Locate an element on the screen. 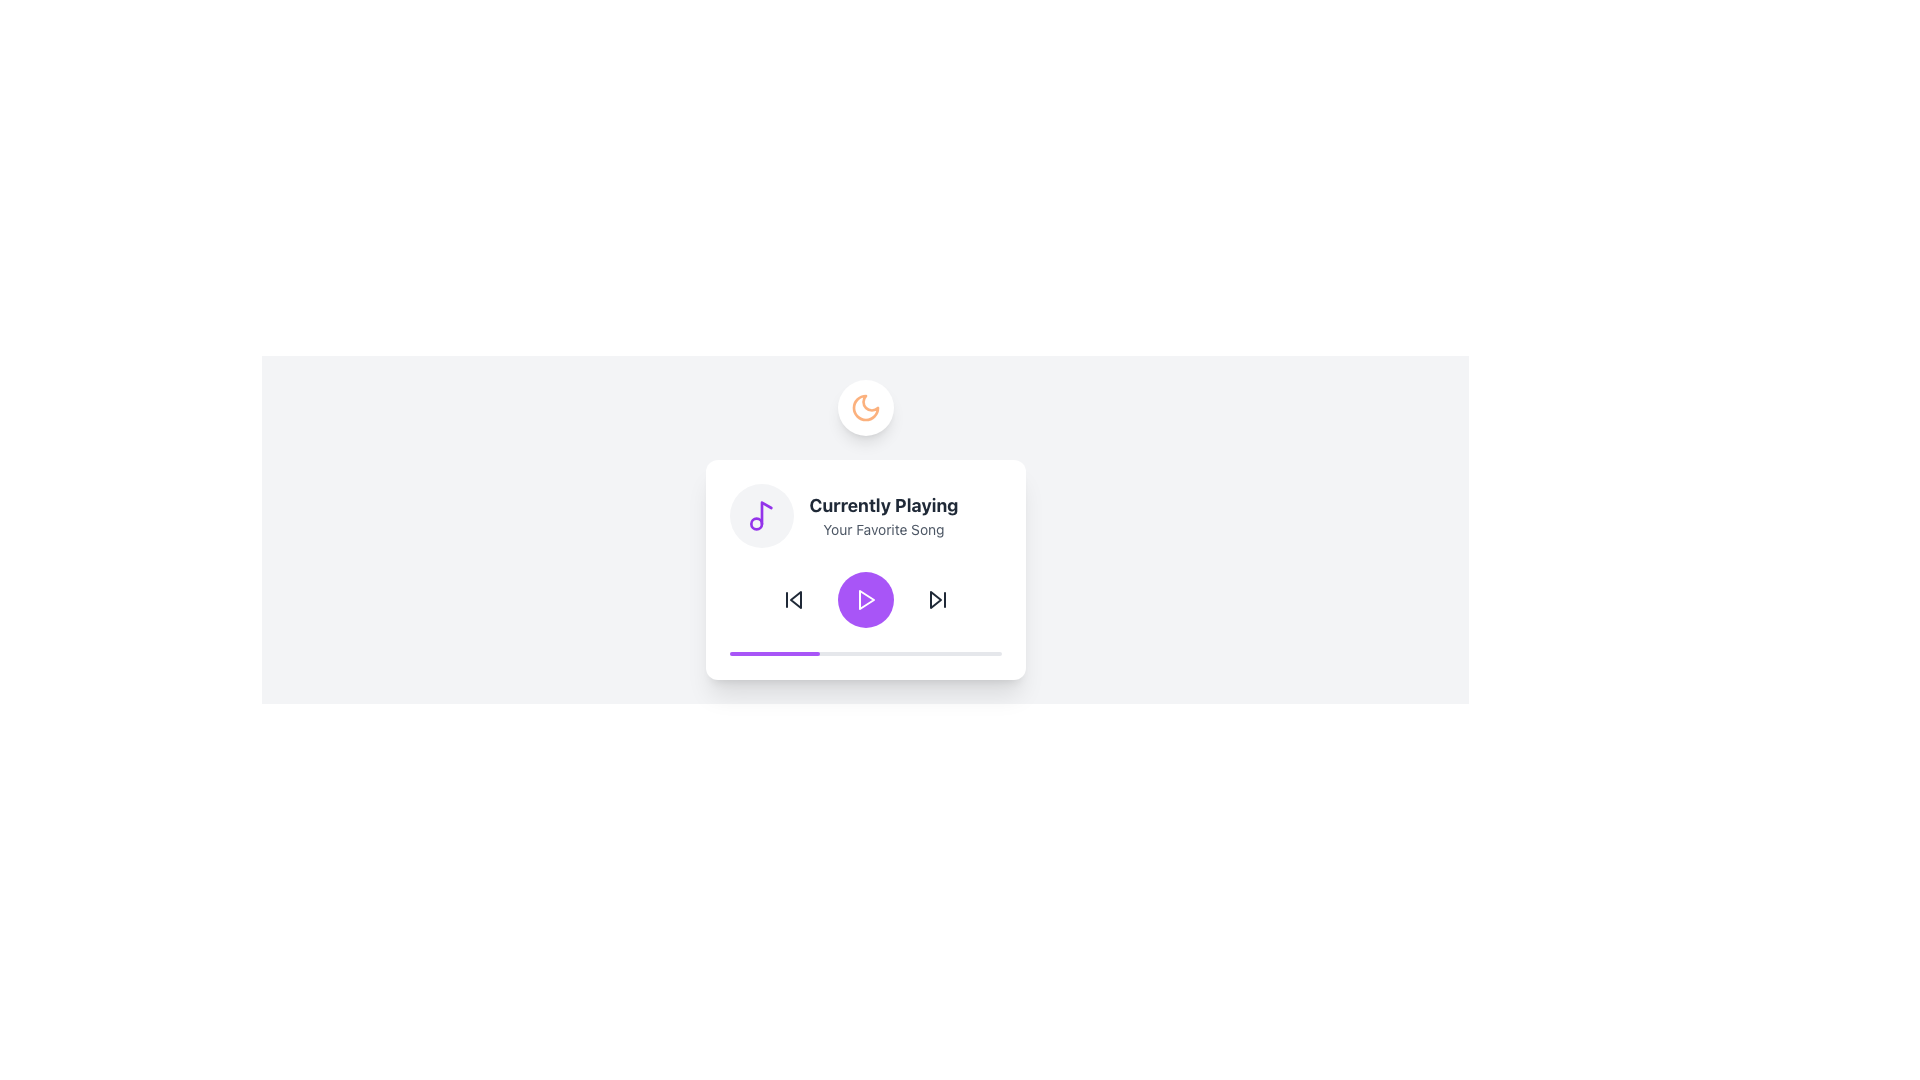 This screenshot has width=1920, height=1080. the forward action icon button, which is a triangular play button outlined in dark color located on the control panel of the music player widget is located at coordinates (936, 599).